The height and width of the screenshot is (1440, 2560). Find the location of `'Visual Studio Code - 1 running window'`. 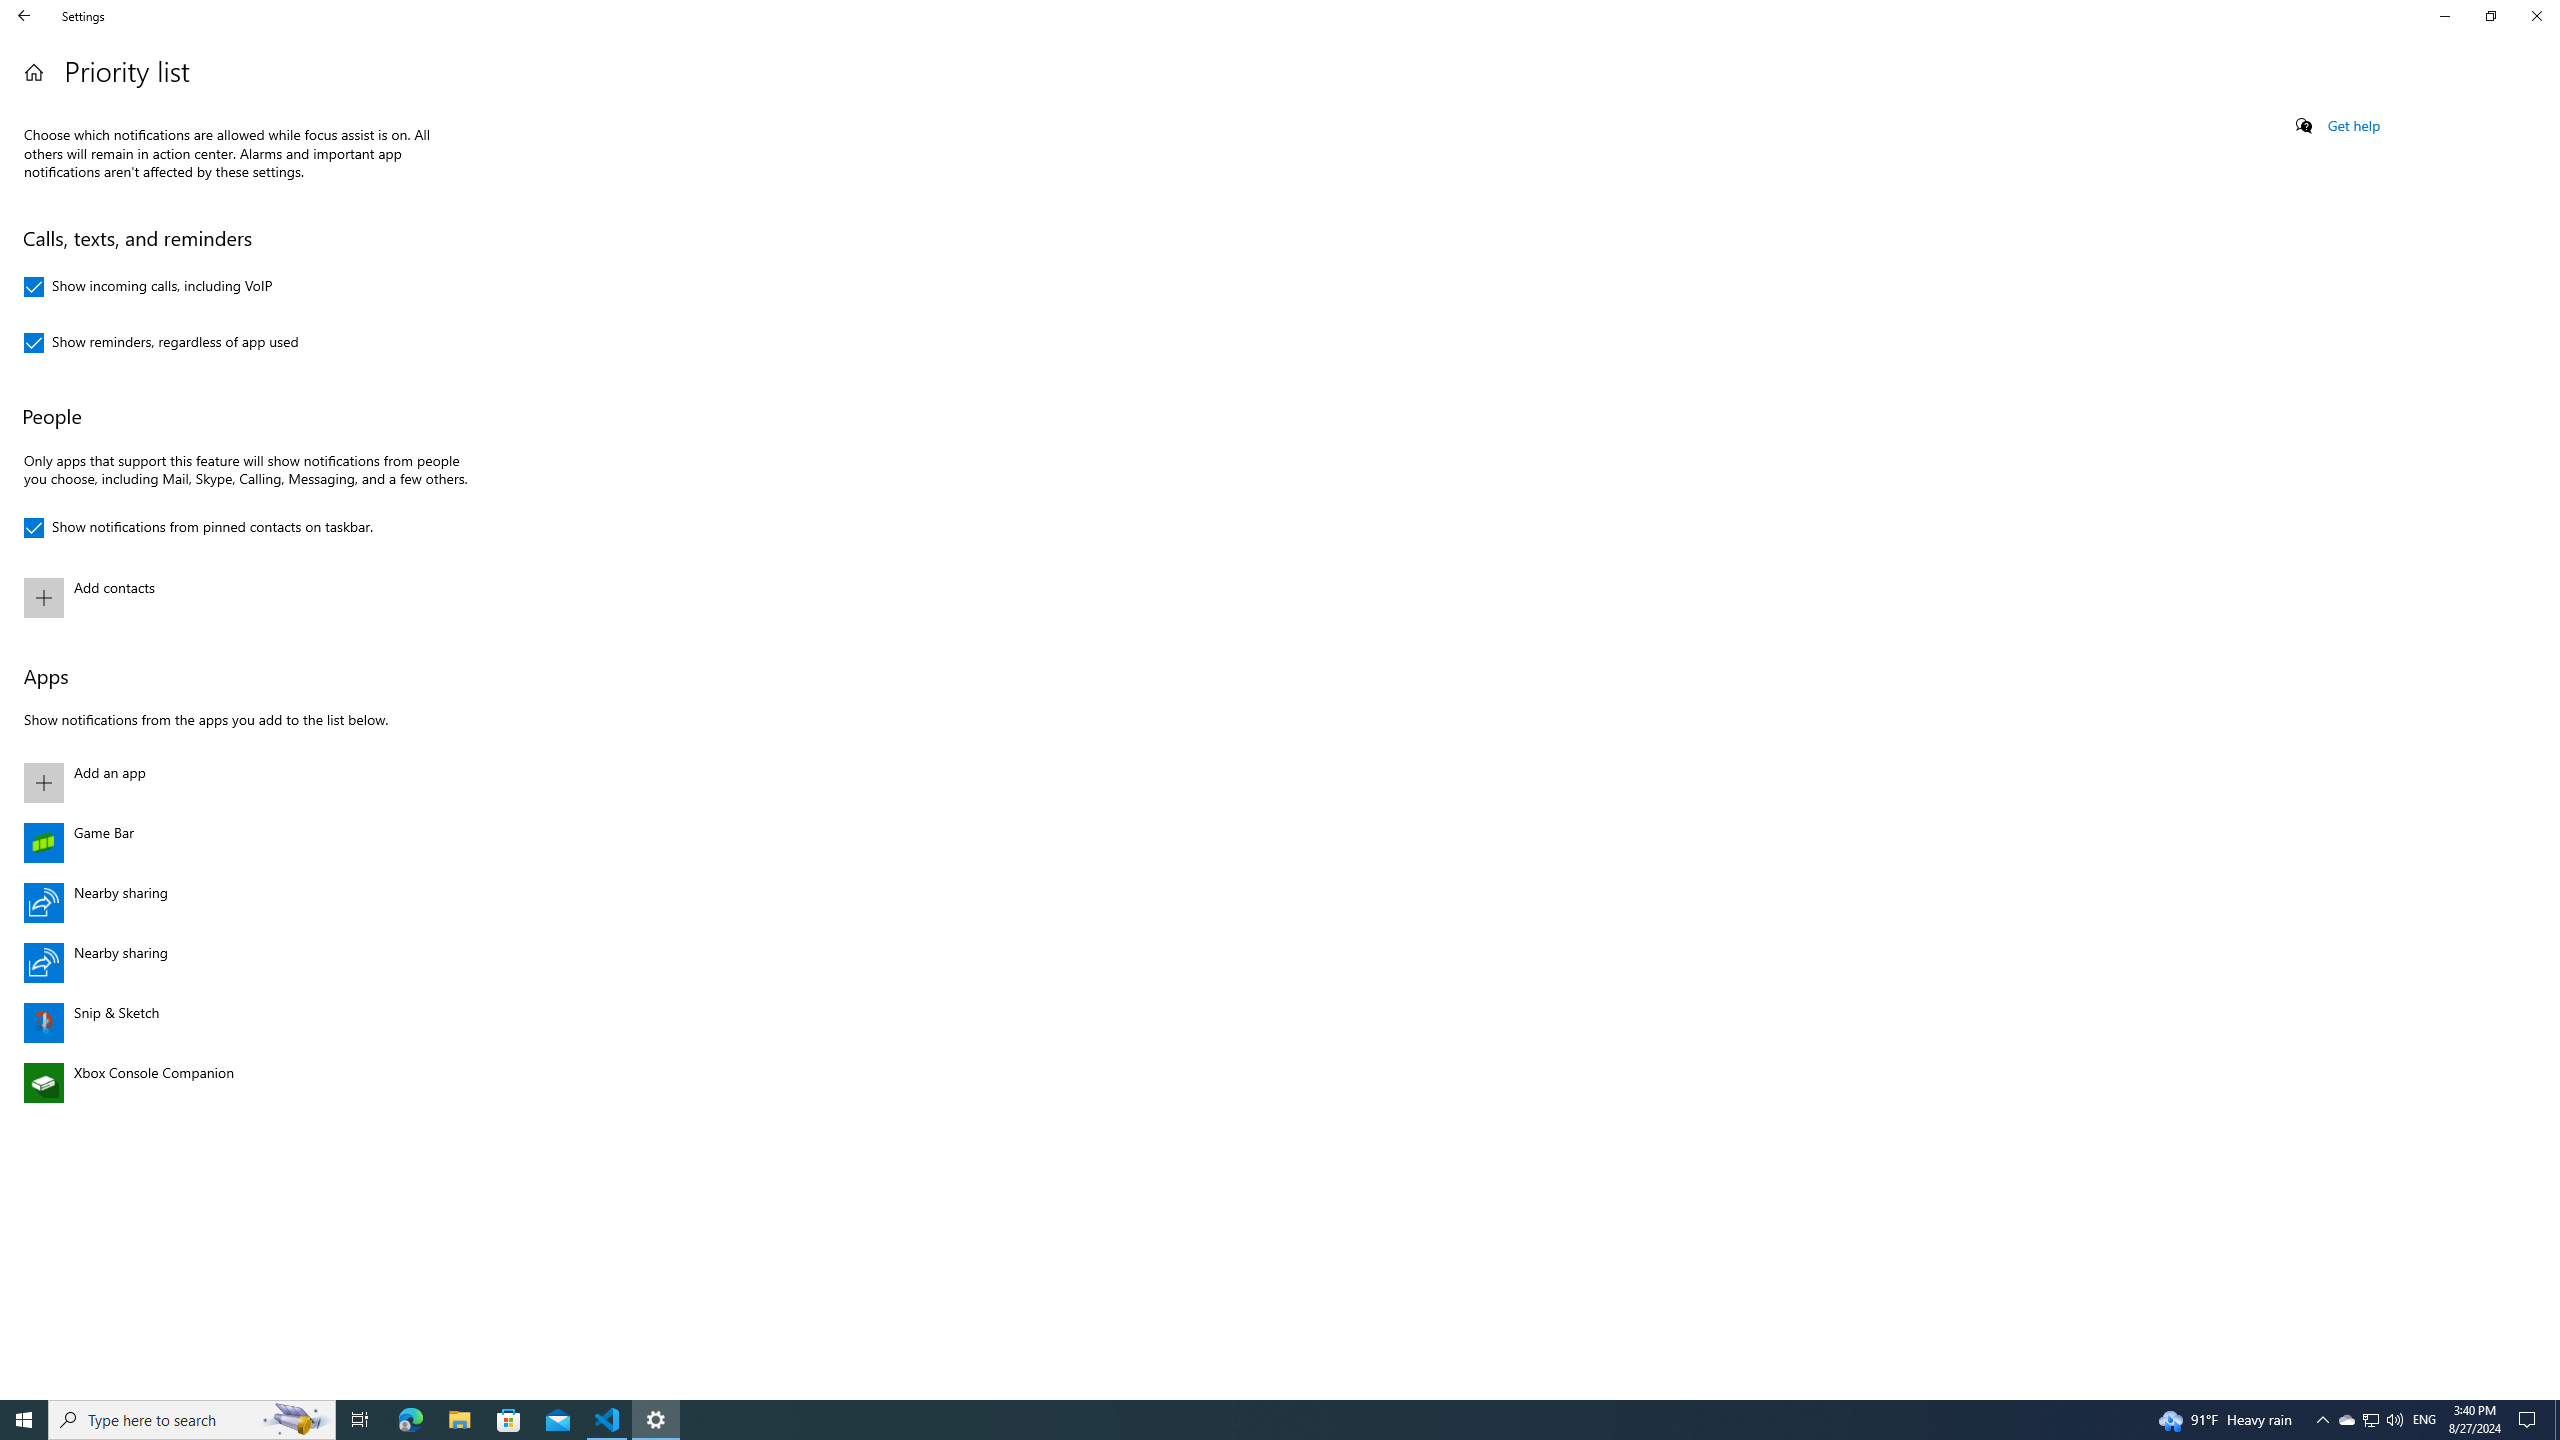

'Visual Studio Code - 1 running window' is located at coordinates (509, 1418).